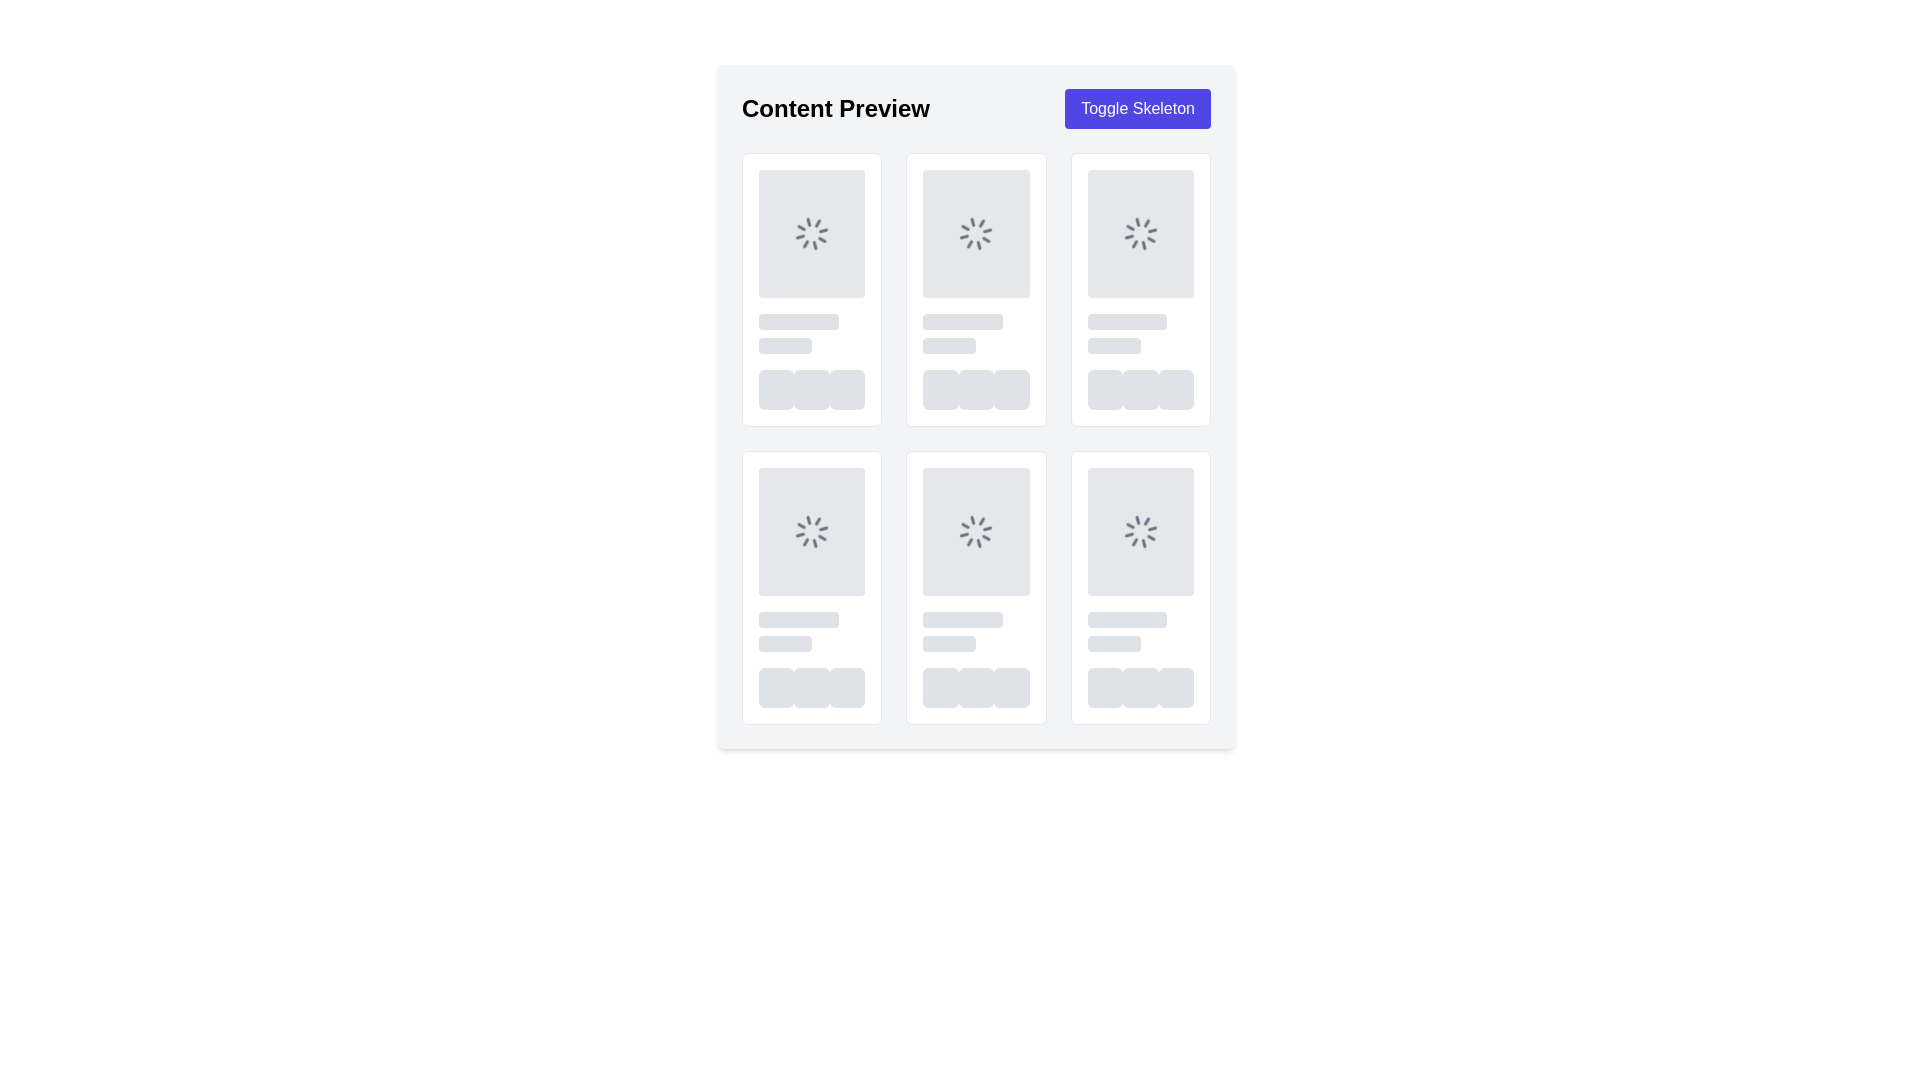 The image size is (1920, 1080). I want to click on the animation of the first placeholder element which is visually styled and serves as a dynamic loading feature, positioned in the bottom-right grid cell of the interface, so click(1104, 686).